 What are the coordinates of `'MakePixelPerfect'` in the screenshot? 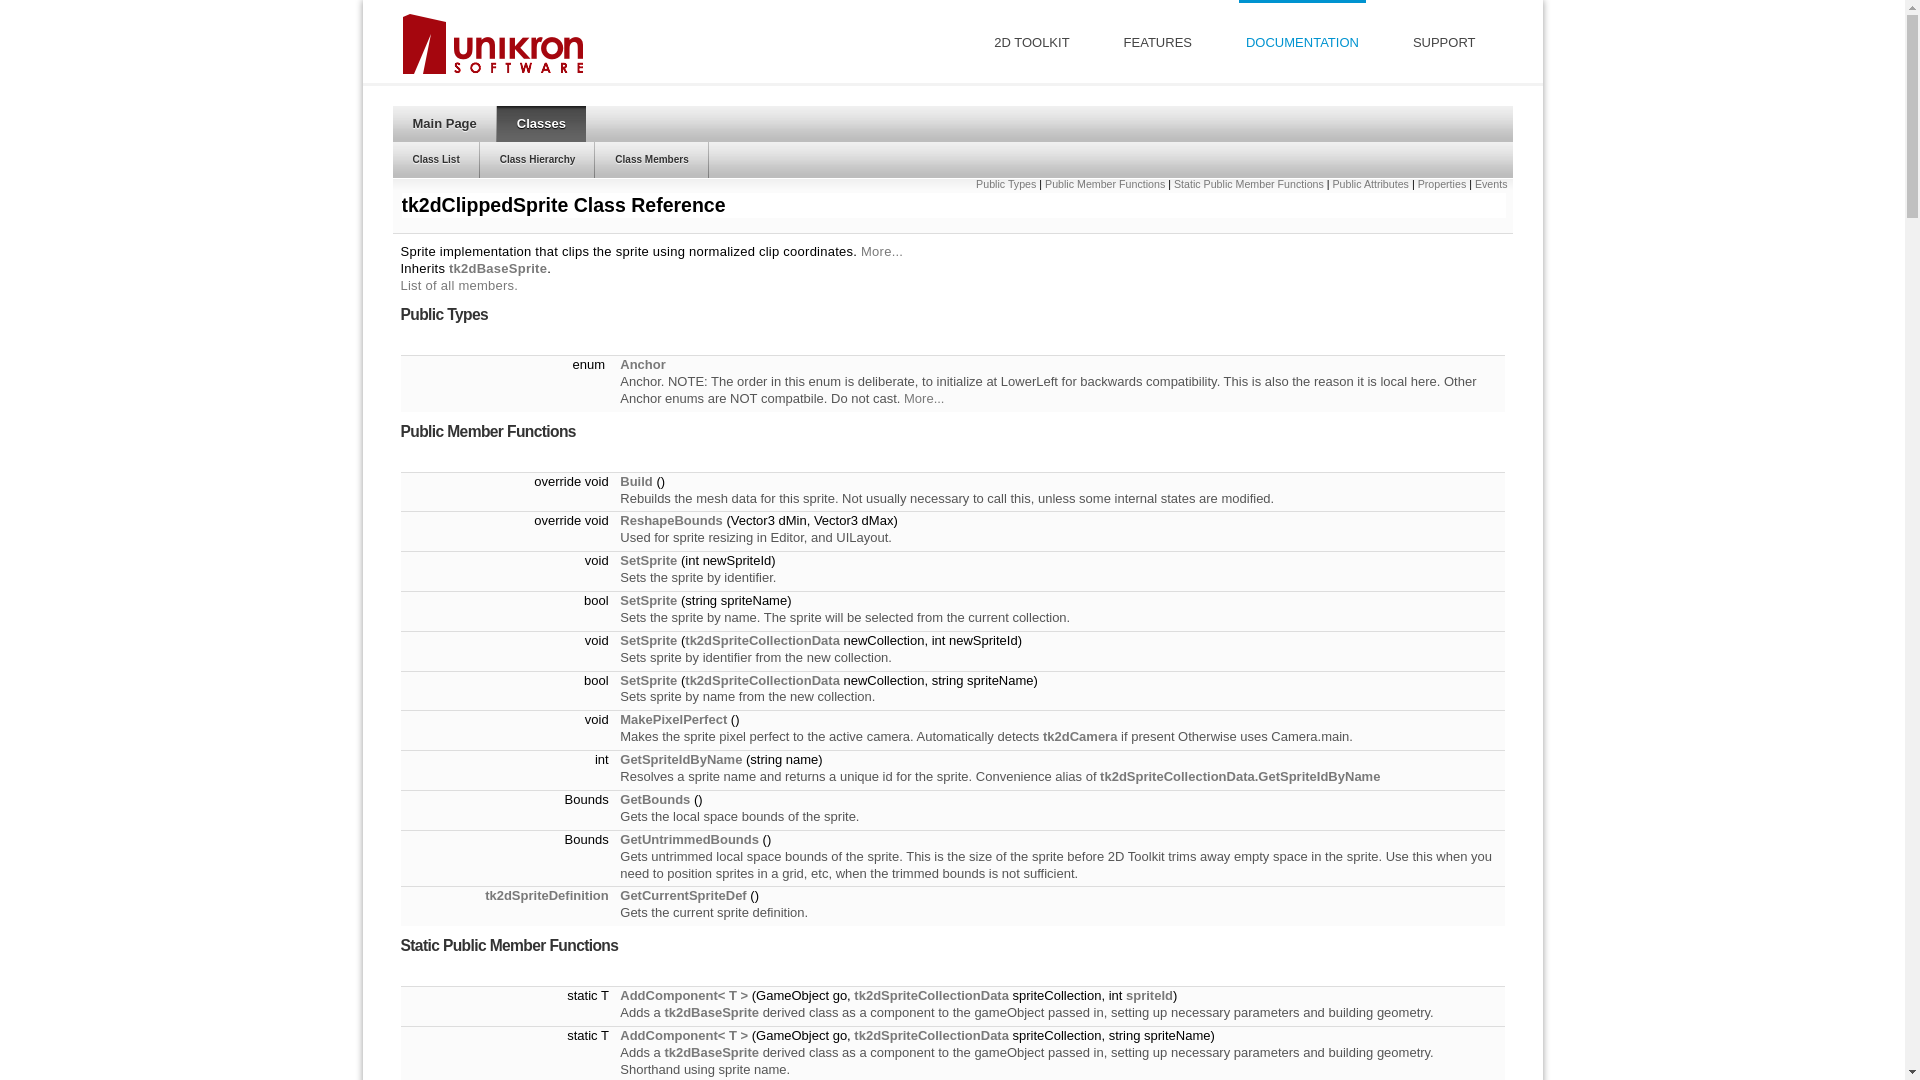 It's located at (673, 718).